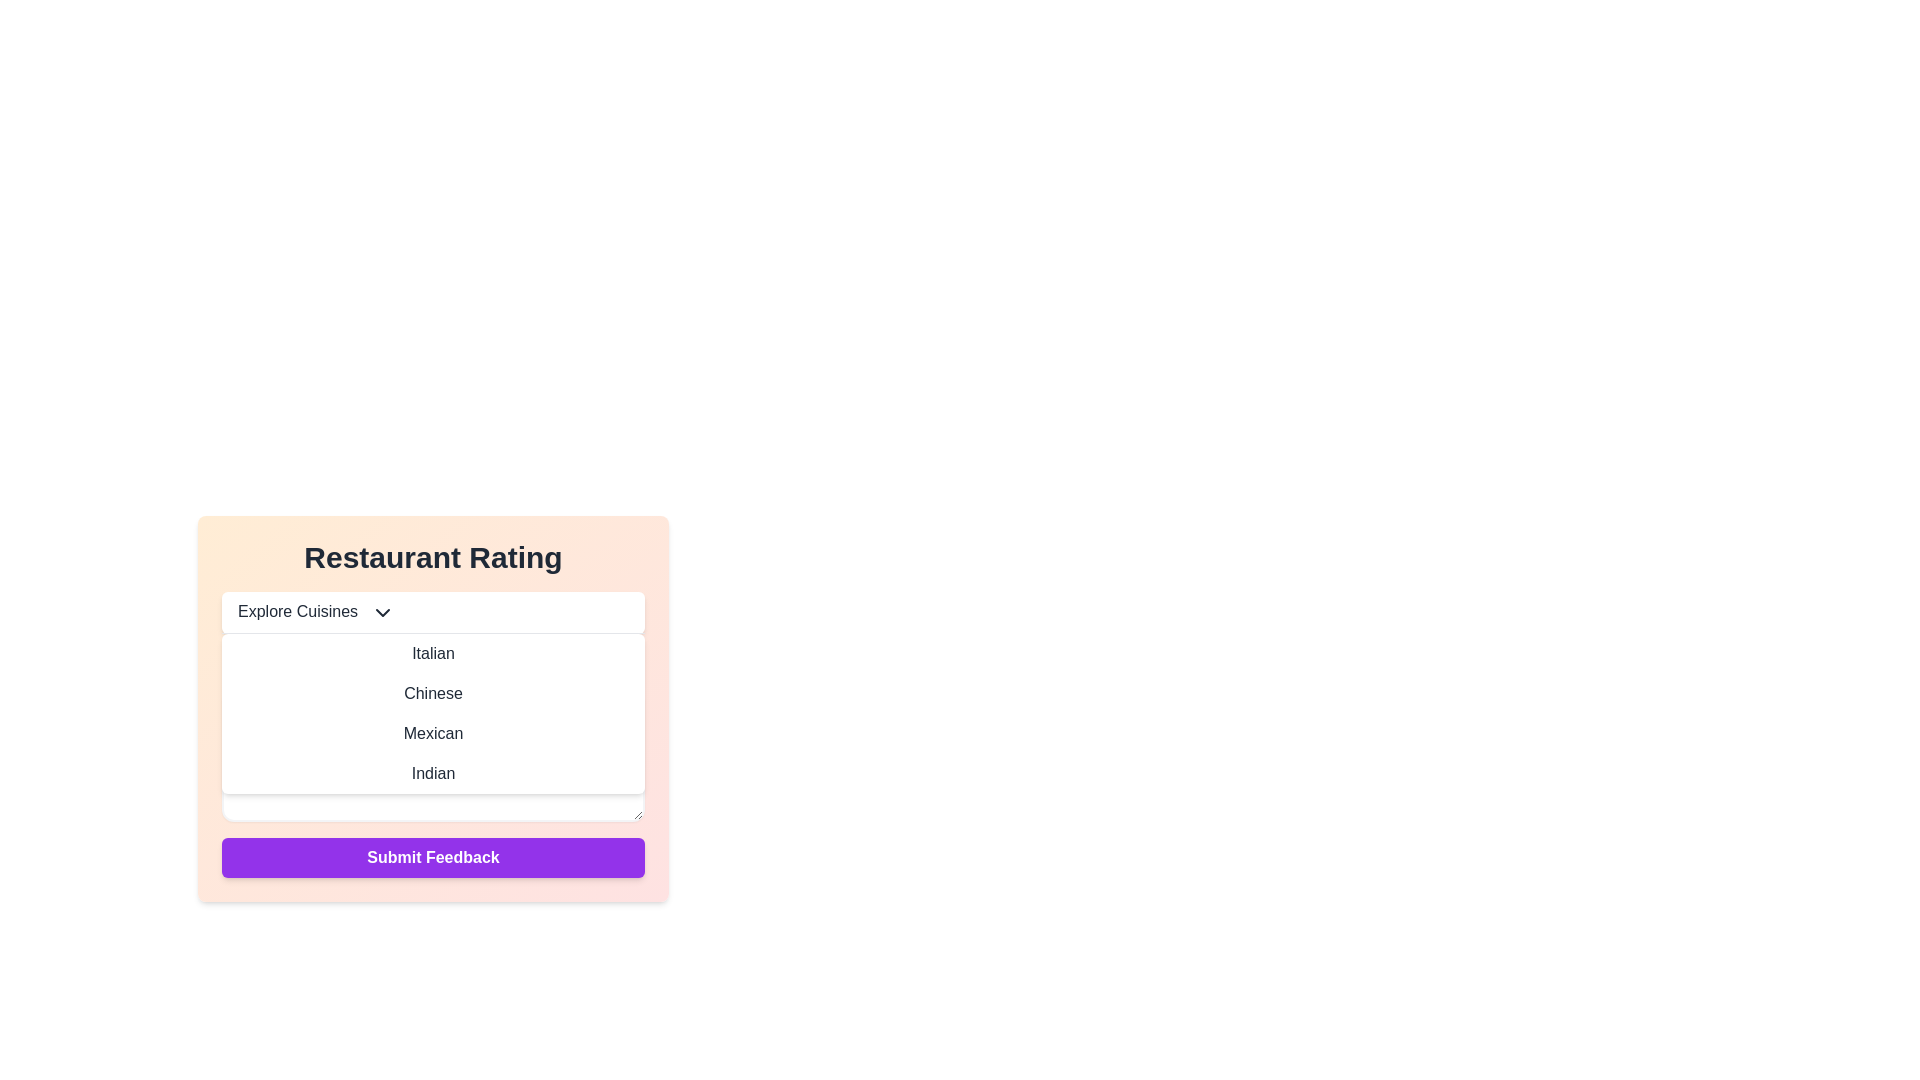  What do you see at coordinates (432, 653) in the screenshot?
I see `the first selectable list item labeled 'Italian'` at bounding box center [432, 653].